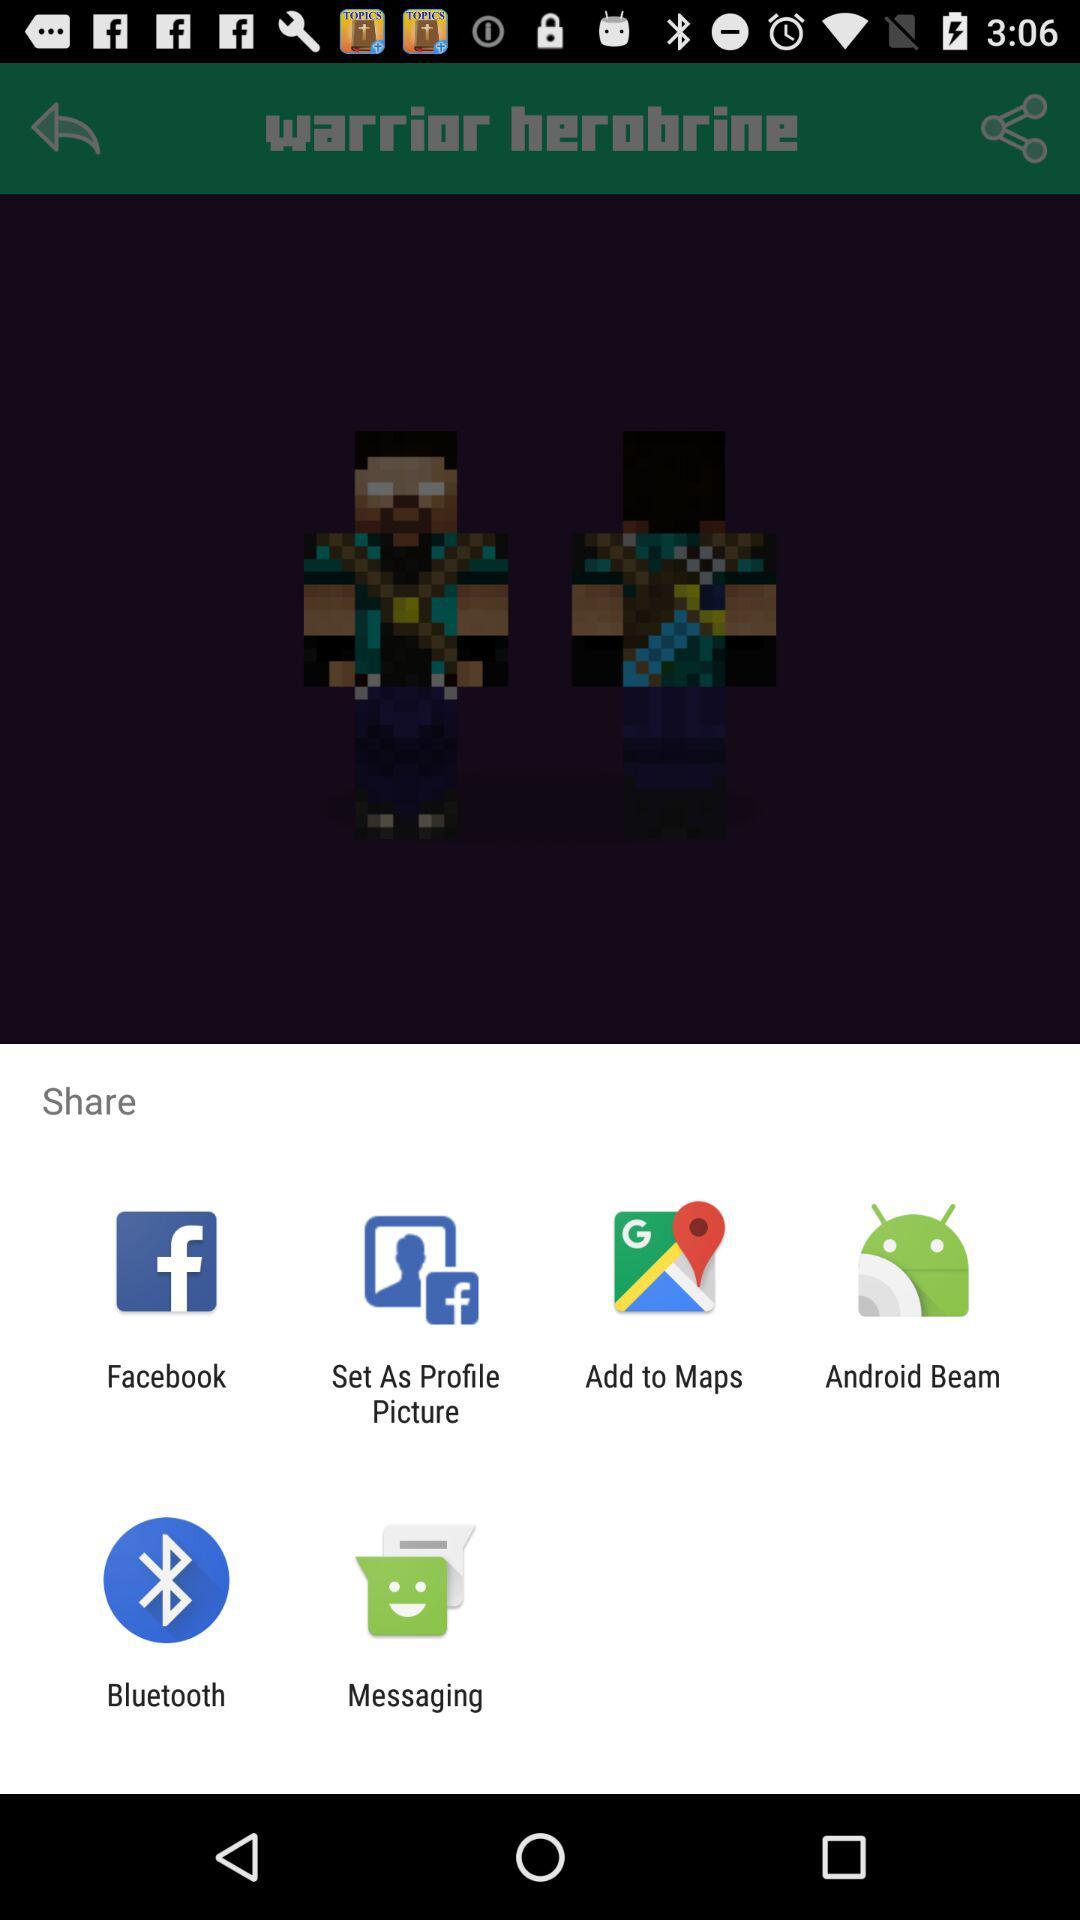  What do you see at coordinates (664, 1392) in the screenshot?
I see `item next to android beam icon` at bounding box center [664, 1392].